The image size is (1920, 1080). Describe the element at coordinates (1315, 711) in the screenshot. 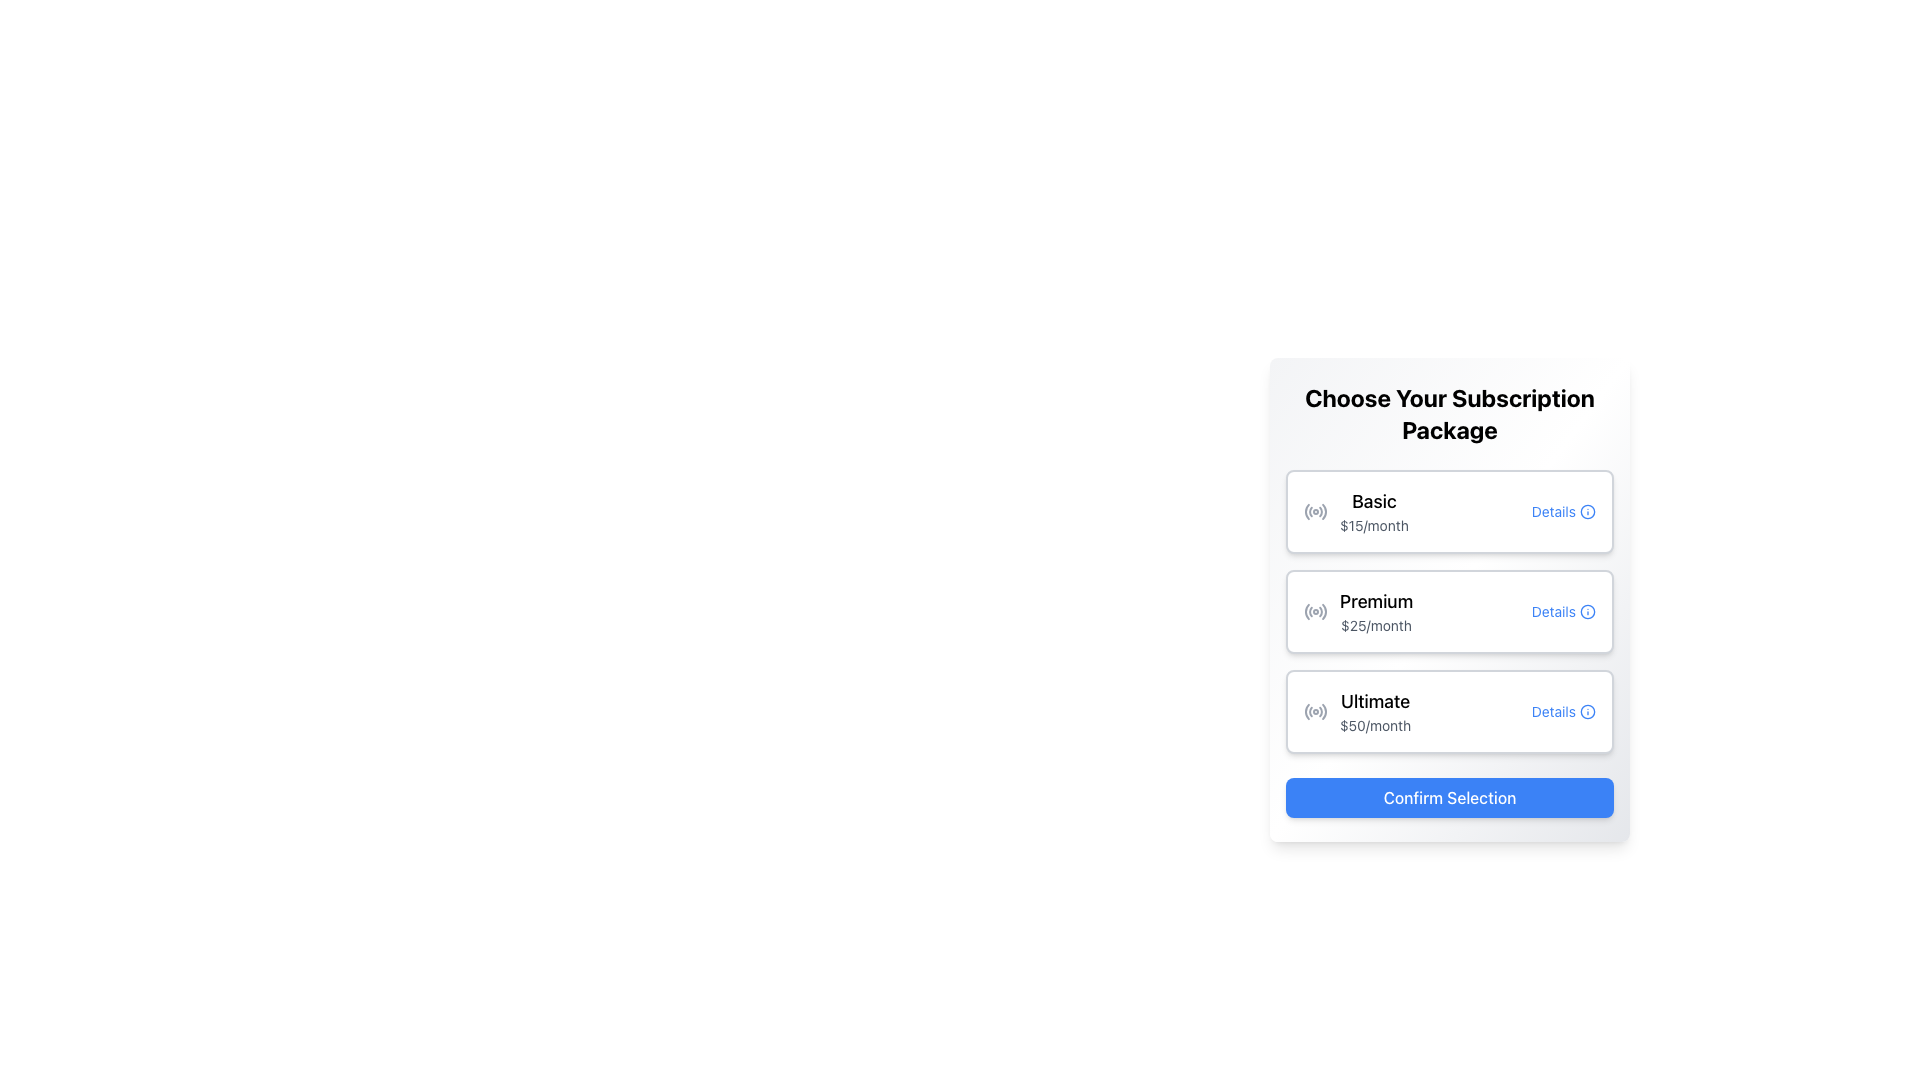

I see `the circular radio button icon representing the 'Ultimate' subscription option, which is styled in gray and located to the left of the text indicating 'Ultimate' and the price of '$50/month'` at that location.